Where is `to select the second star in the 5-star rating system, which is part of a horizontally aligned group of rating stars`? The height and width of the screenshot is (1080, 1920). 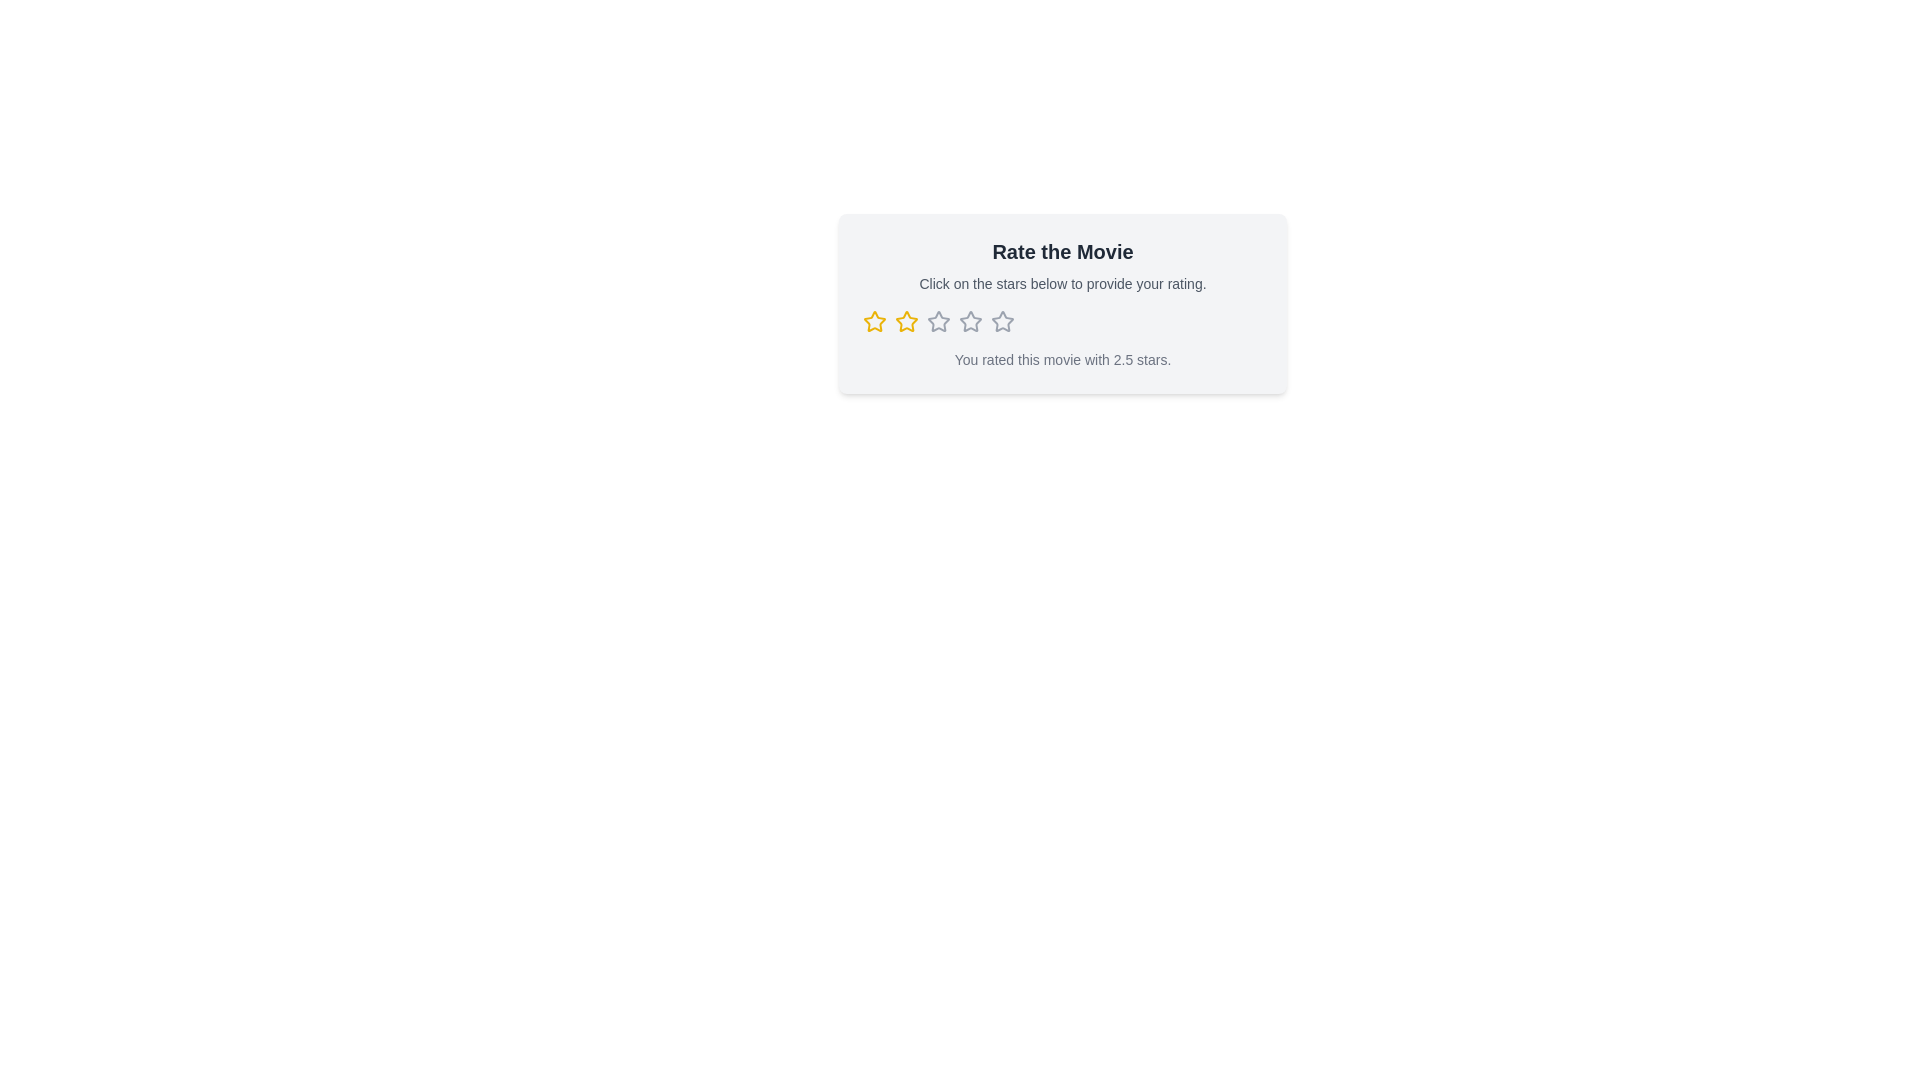
to select the second star in the 5-star rating system, which is part of a horizontally aligned group of rating stars is located at coordinates (906, 320).